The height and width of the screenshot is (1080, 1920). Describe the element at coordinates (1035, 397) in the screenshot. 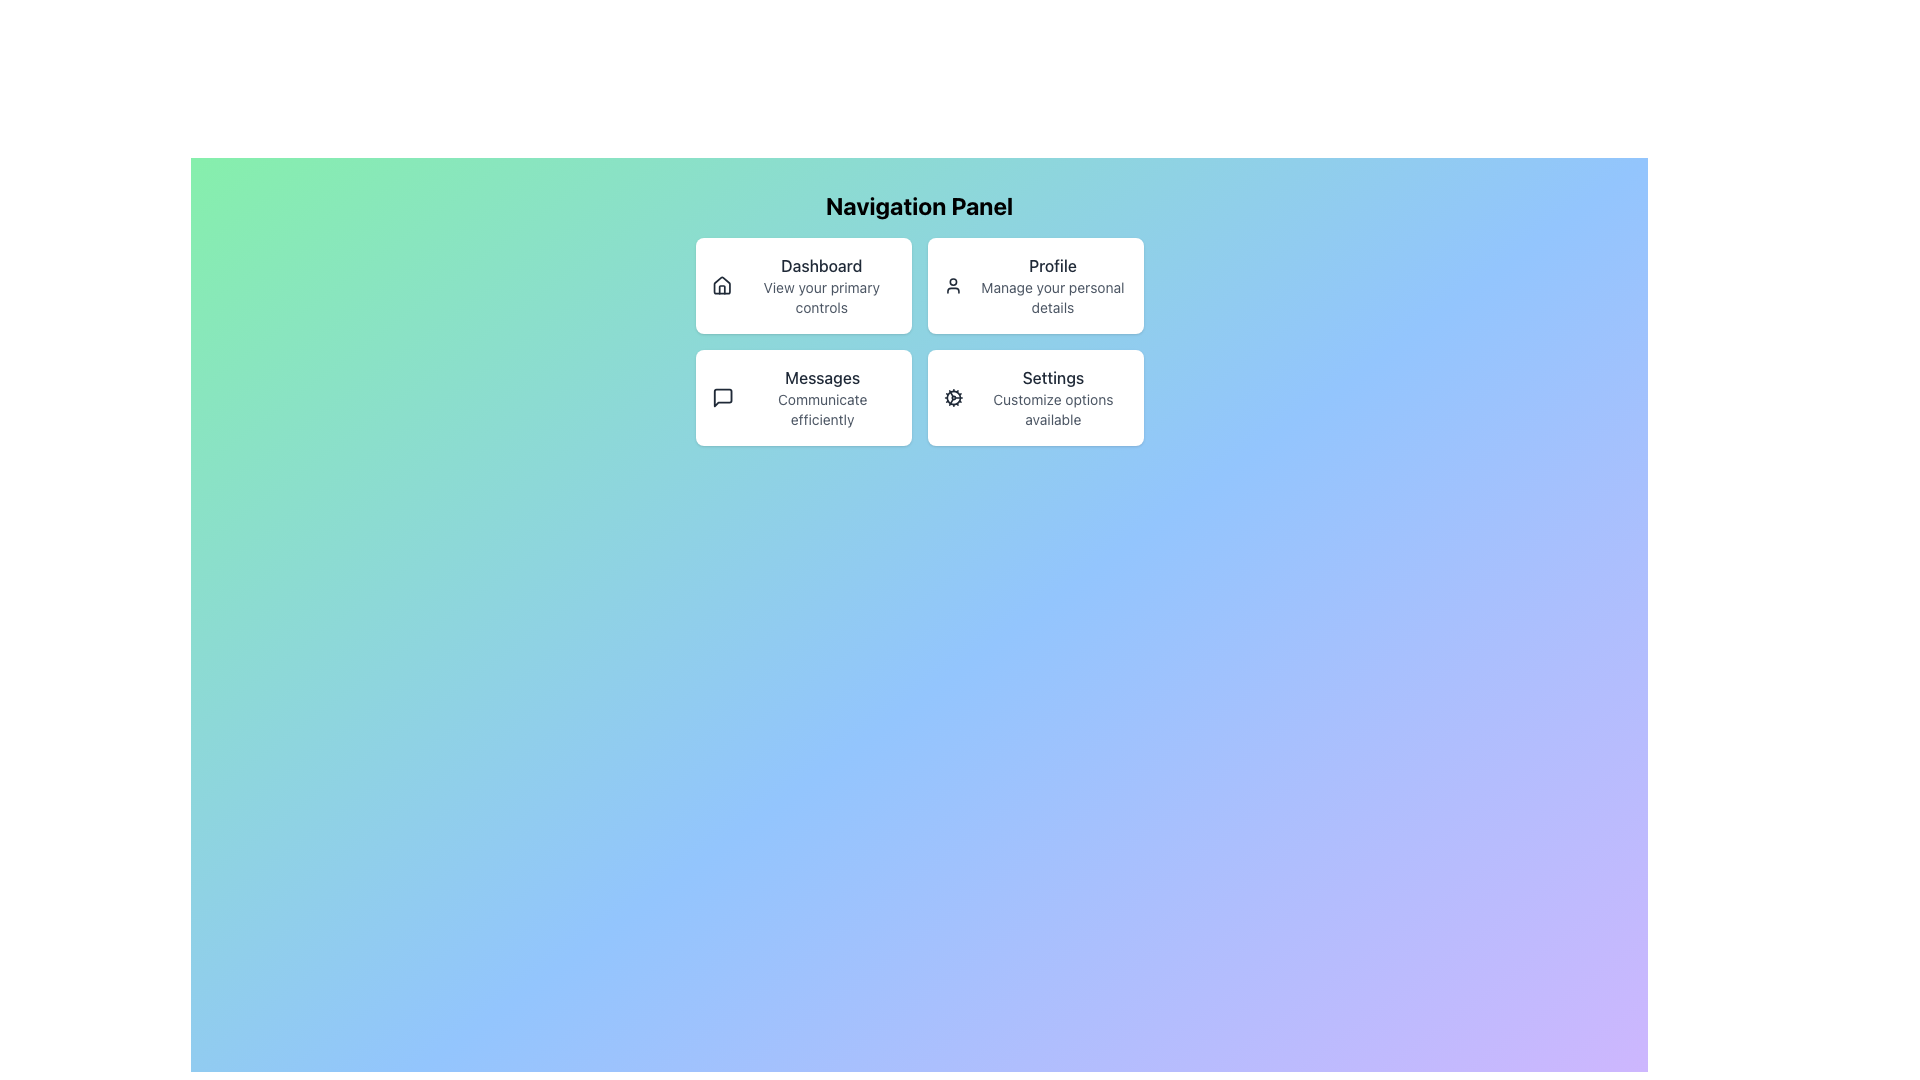

I see `the settings shortcut element located at the bottom-right of the 2x2 grid of options within the card in the bottom-right corner of the main navigation panel` at that location.